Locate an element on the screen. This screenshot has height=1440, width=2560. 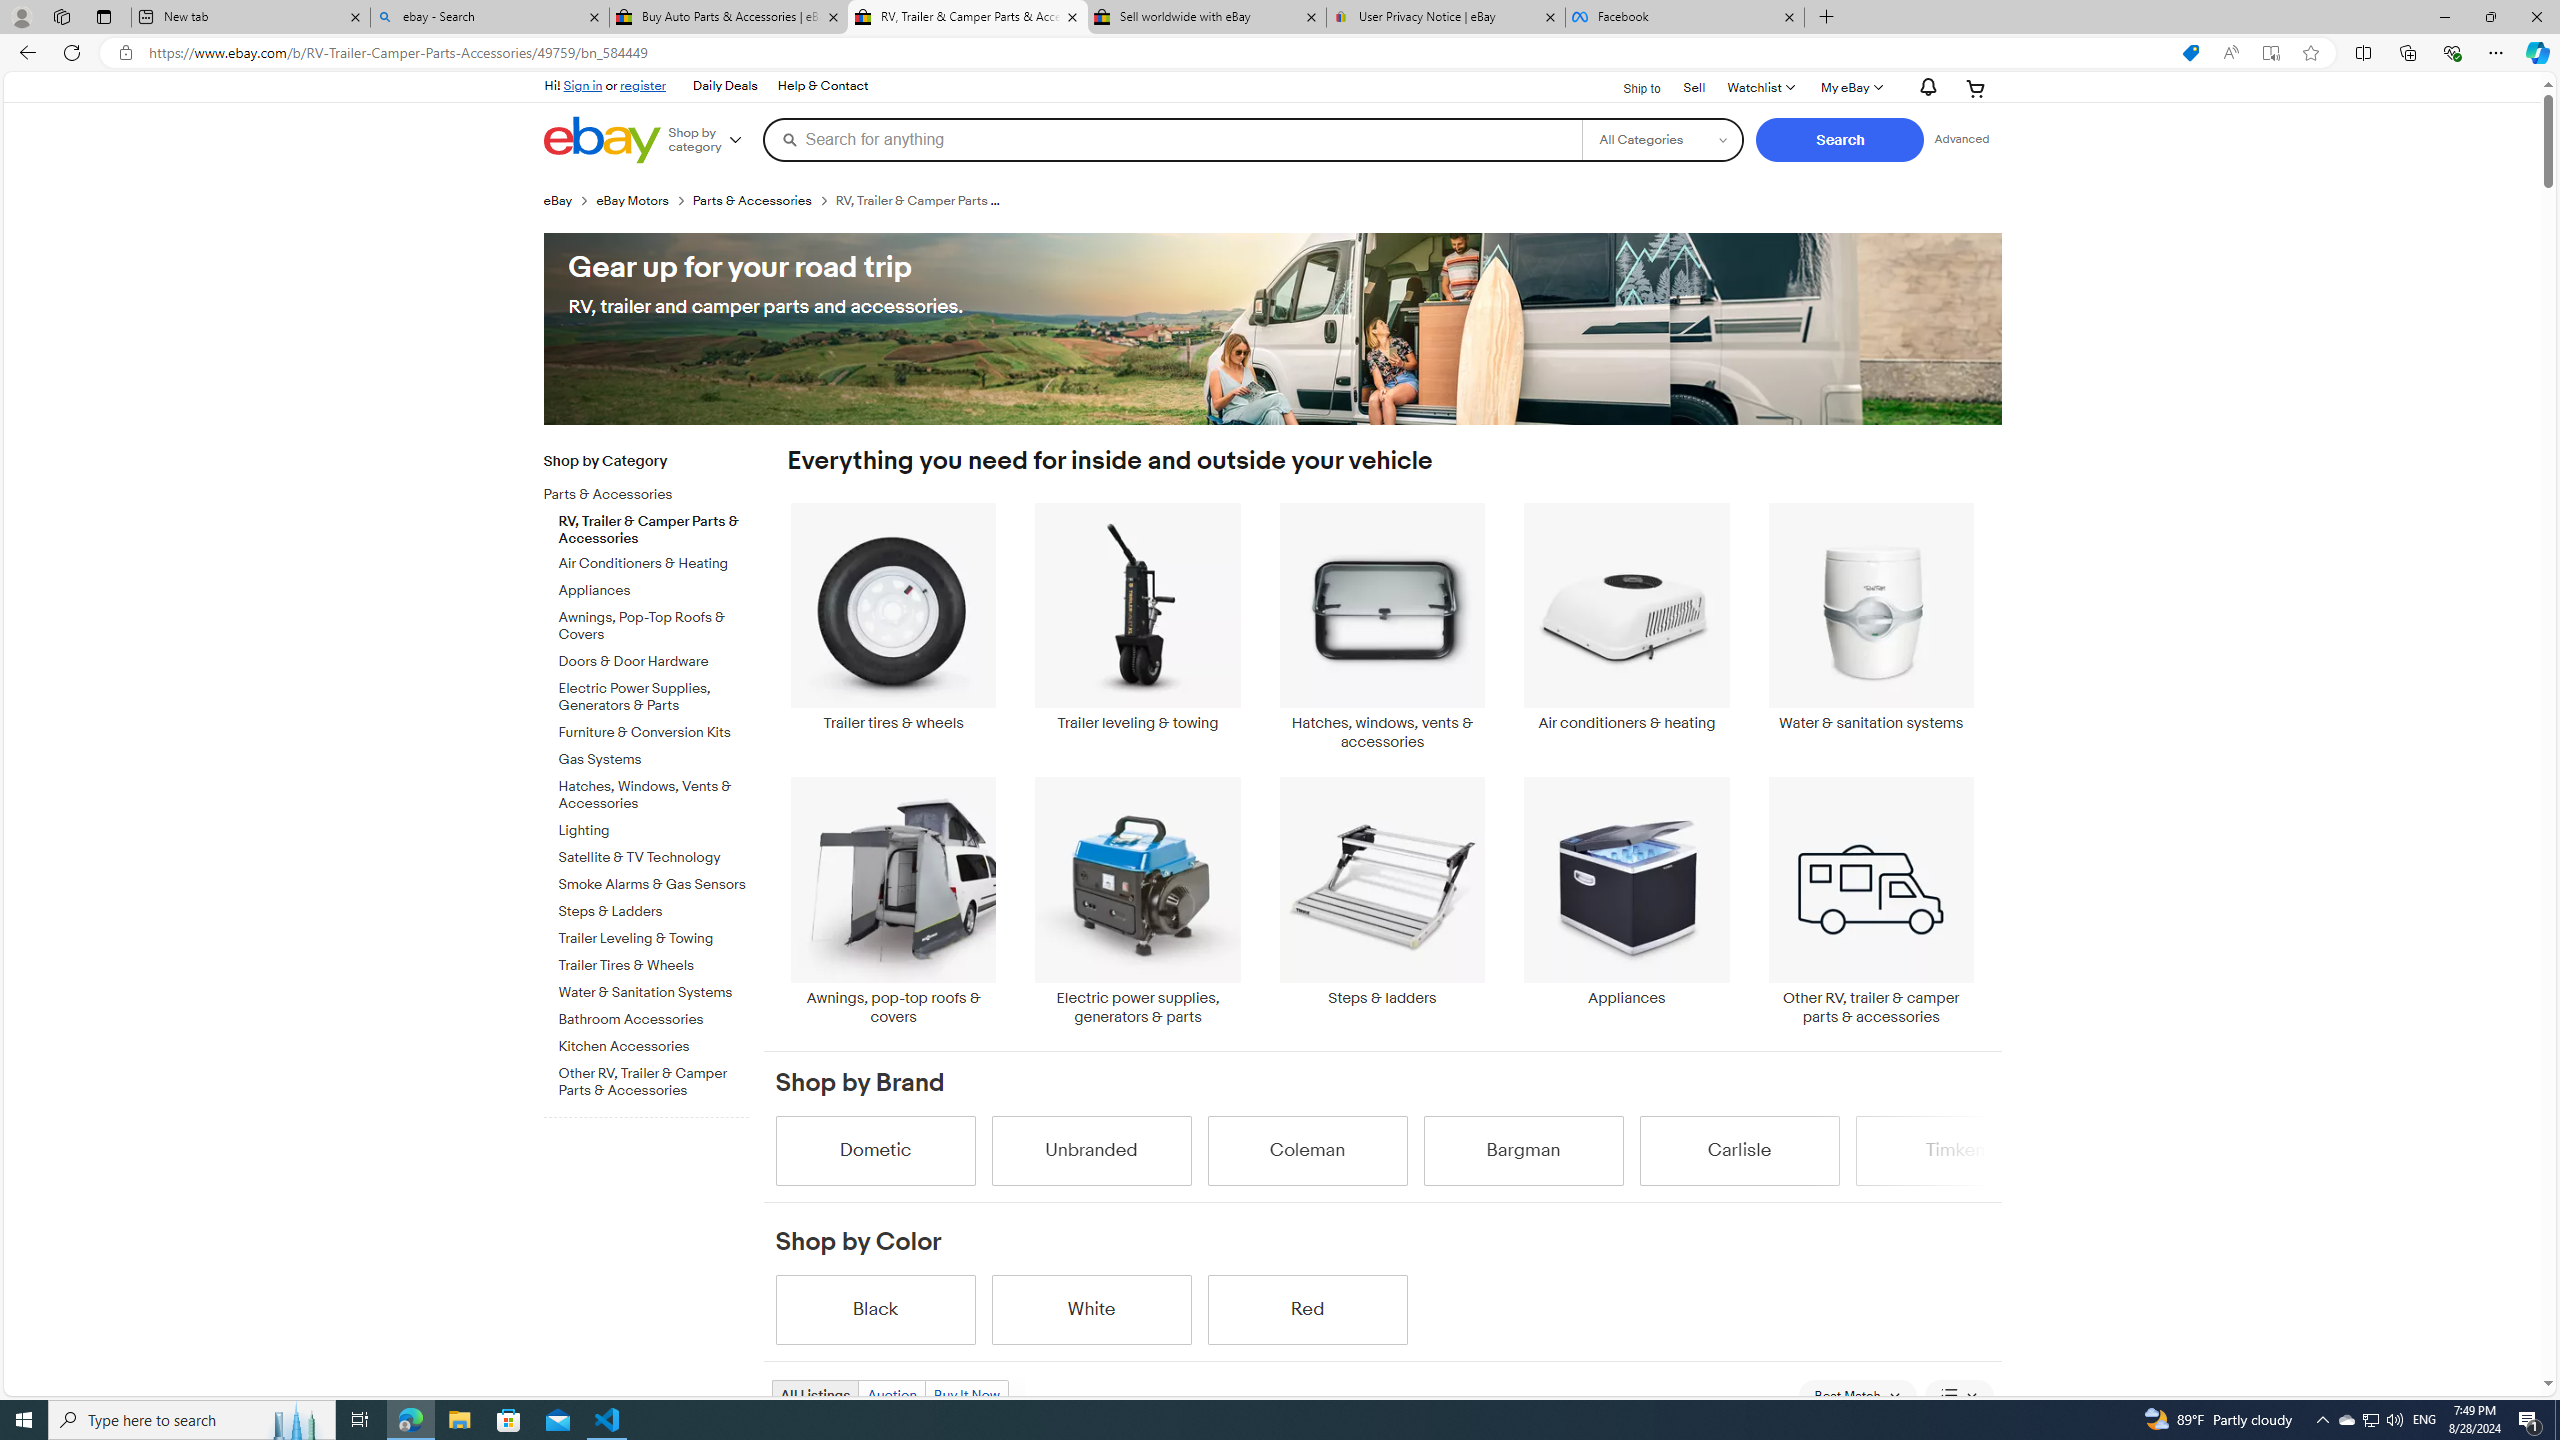
'Trailer leveling & towing' is located at coordinates (1137, 627).